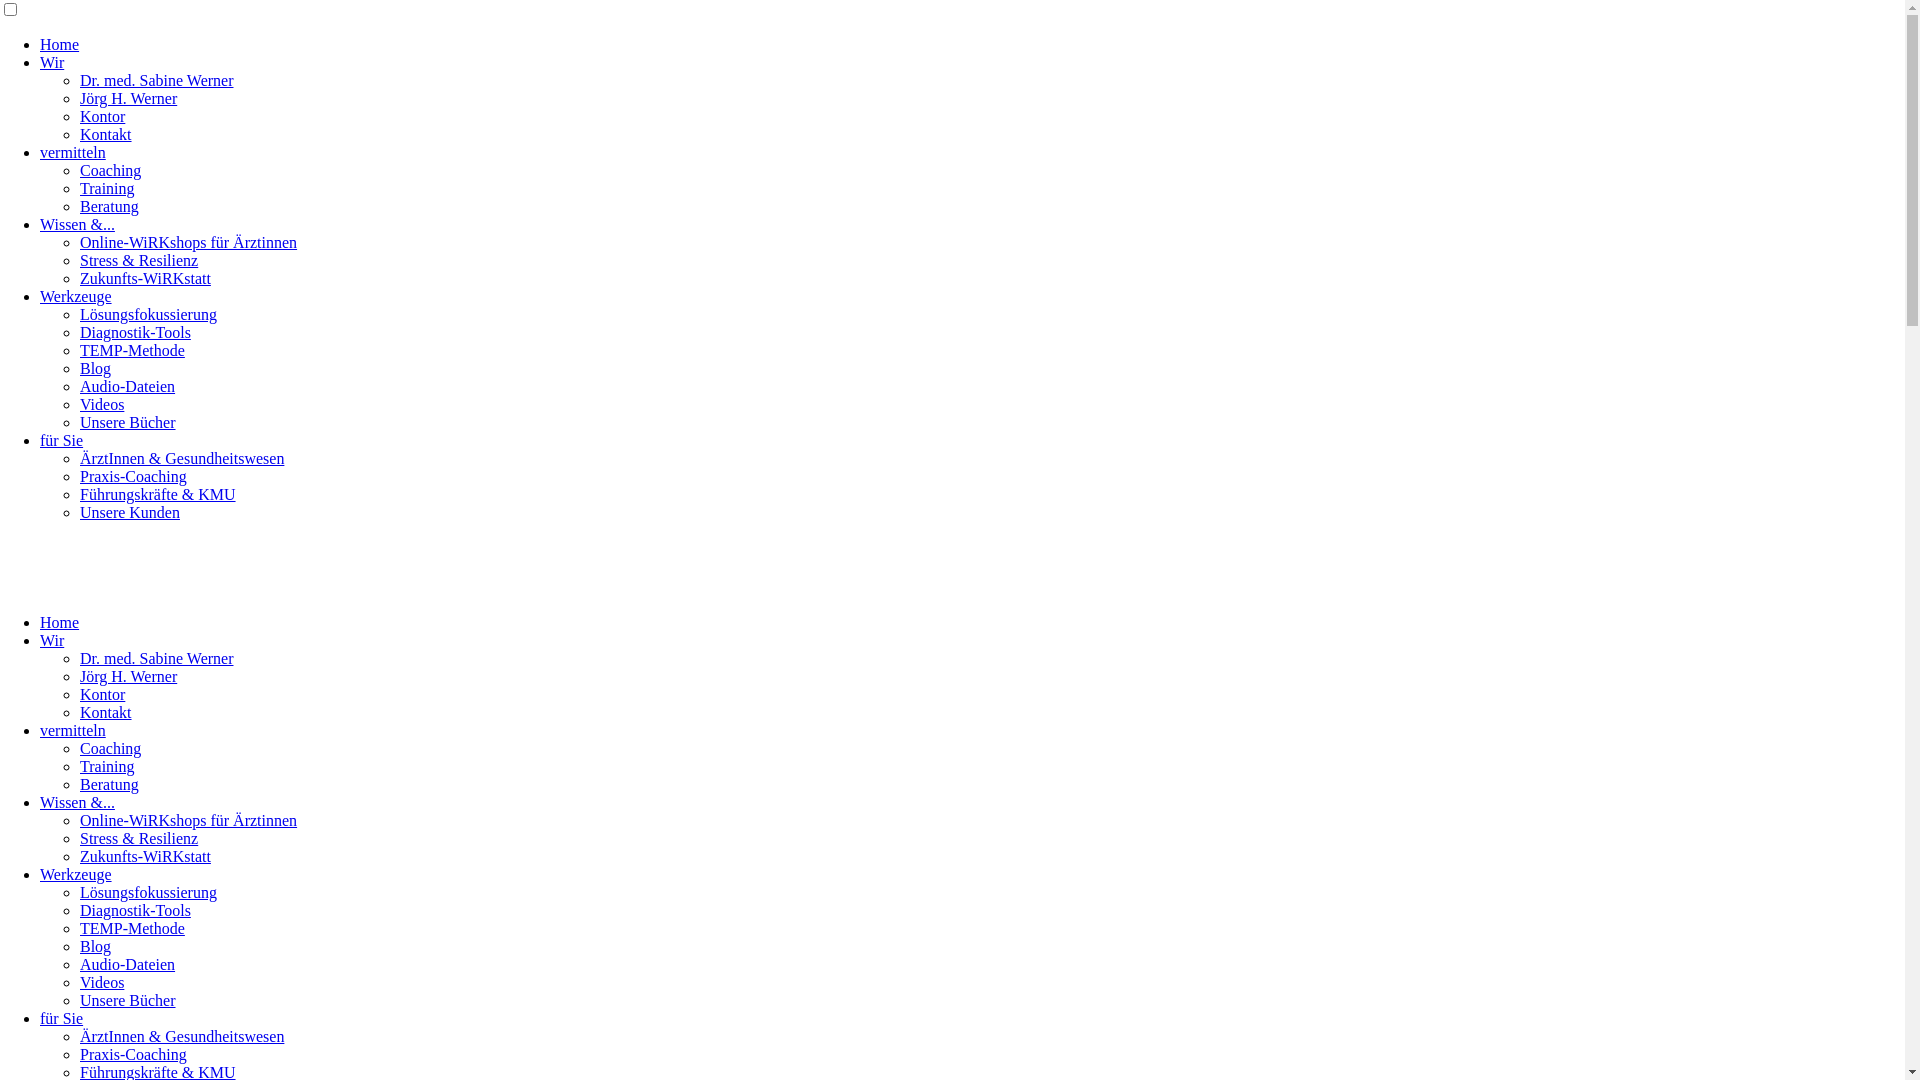  Describe the element at coordinates (138, 838) in the screenshot. I see `'Stress & Resilienz'` at that location.